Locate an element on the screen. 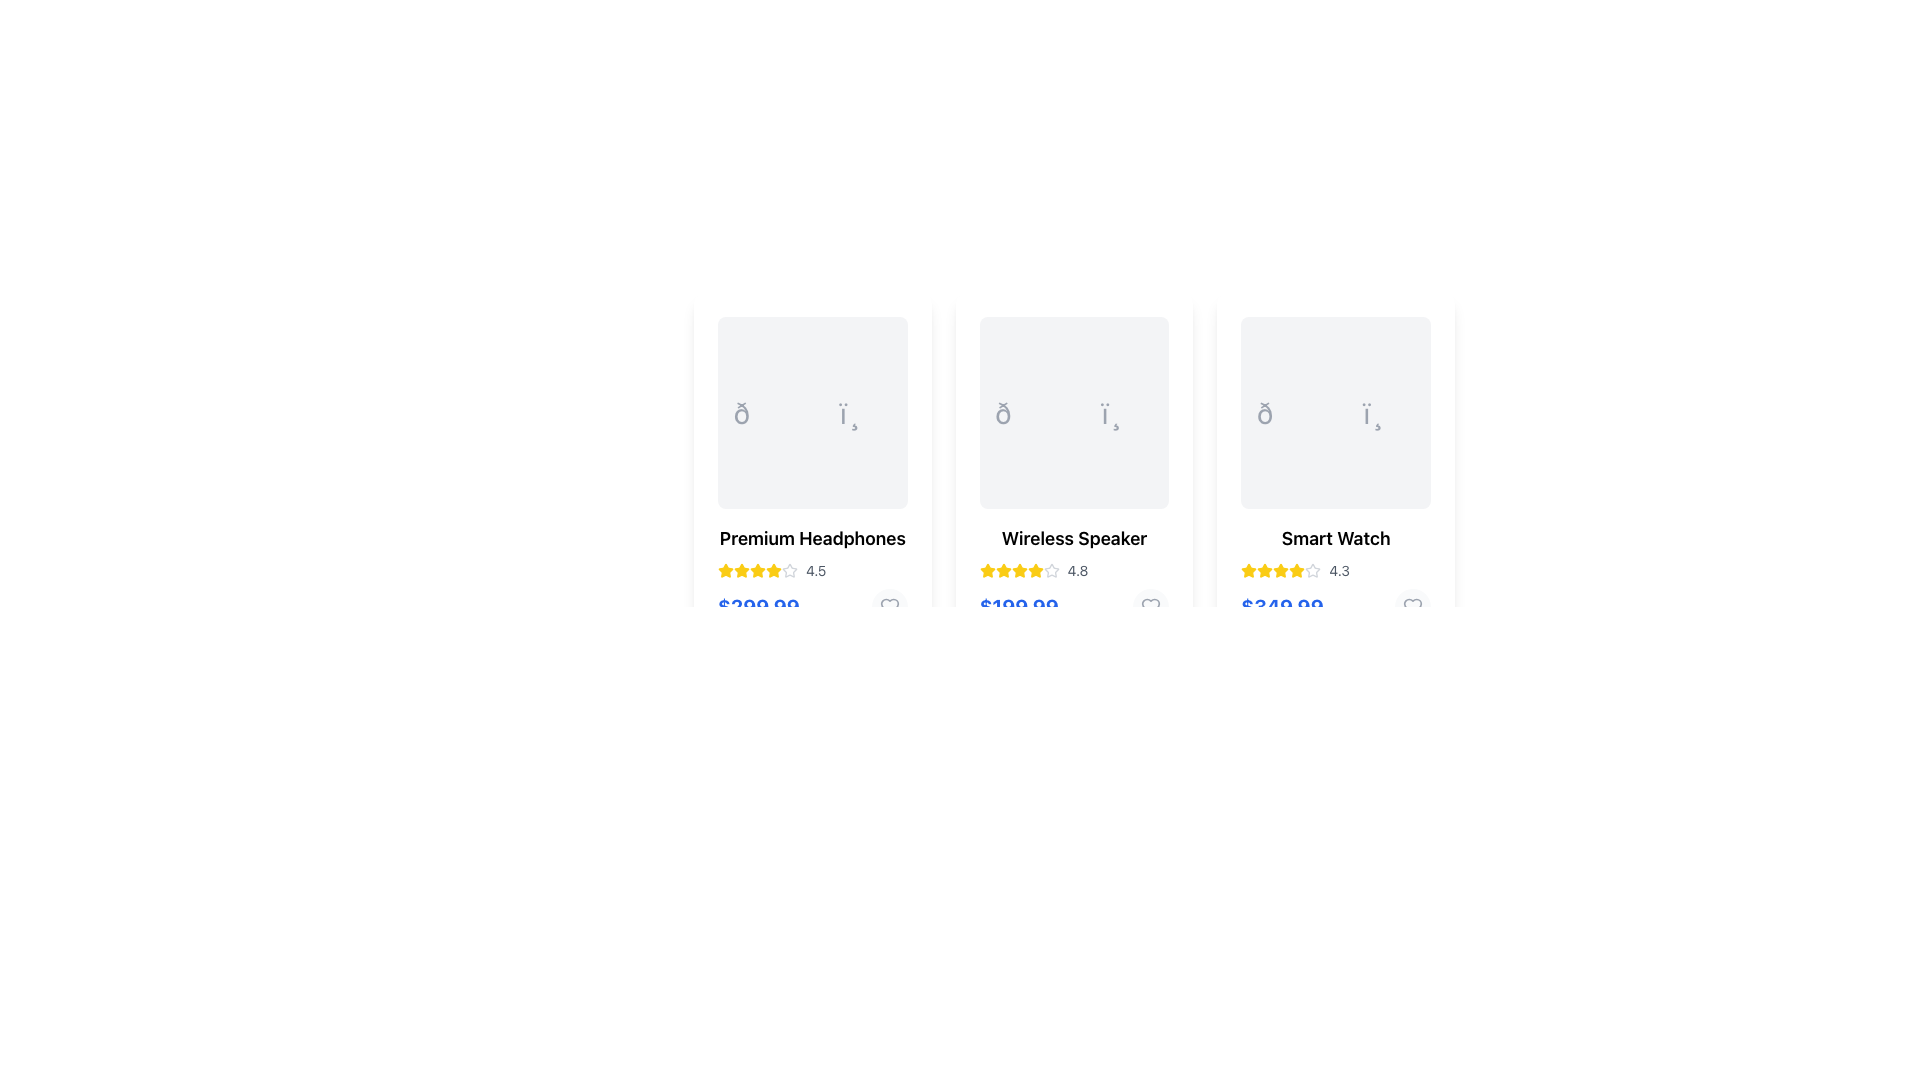  the first star icon in the rating system for 'Premium Headphones', which is positioned leftmost in the group of stars below the title is located at coordinates (724, 570).